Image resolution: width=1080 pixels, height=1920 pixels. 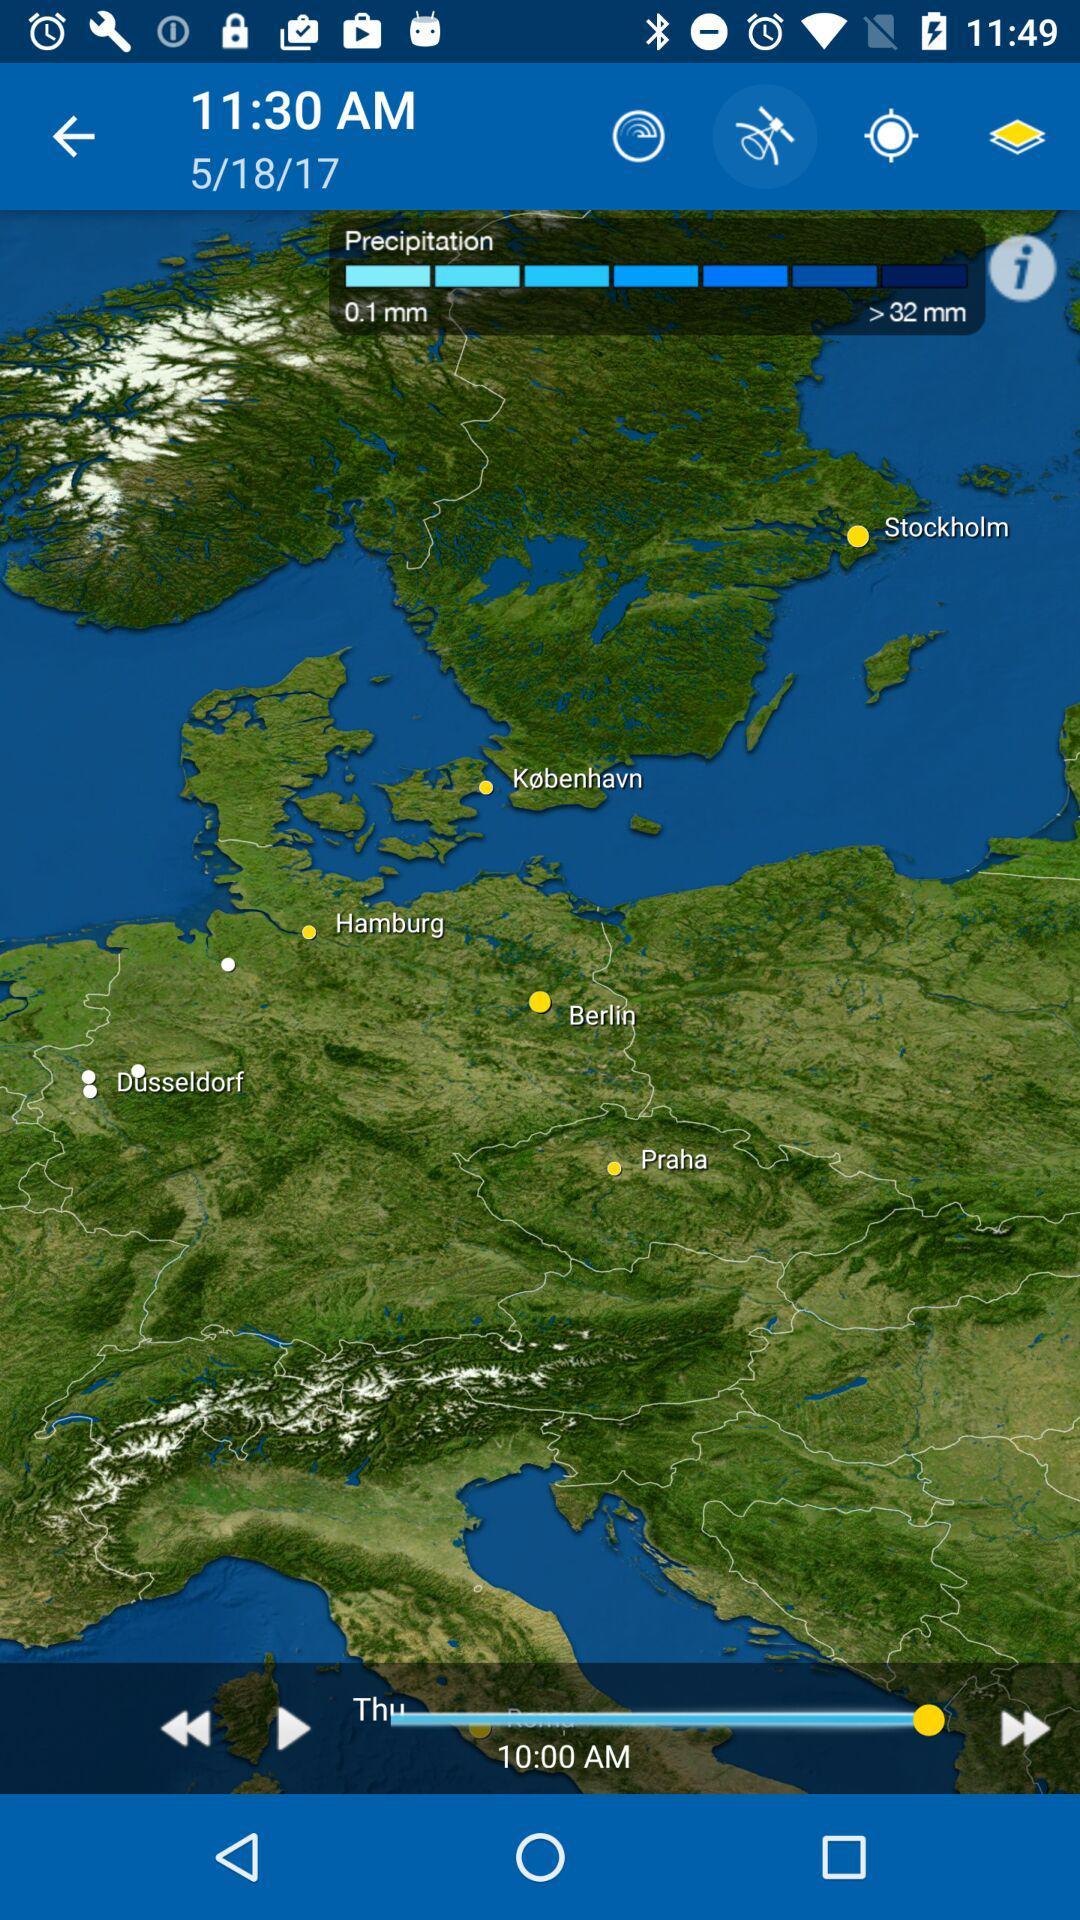 What do you see at coordinates (1025, 1727) in the screenshot?
I see `avanar hora` at bounding box center [1025, 1727].